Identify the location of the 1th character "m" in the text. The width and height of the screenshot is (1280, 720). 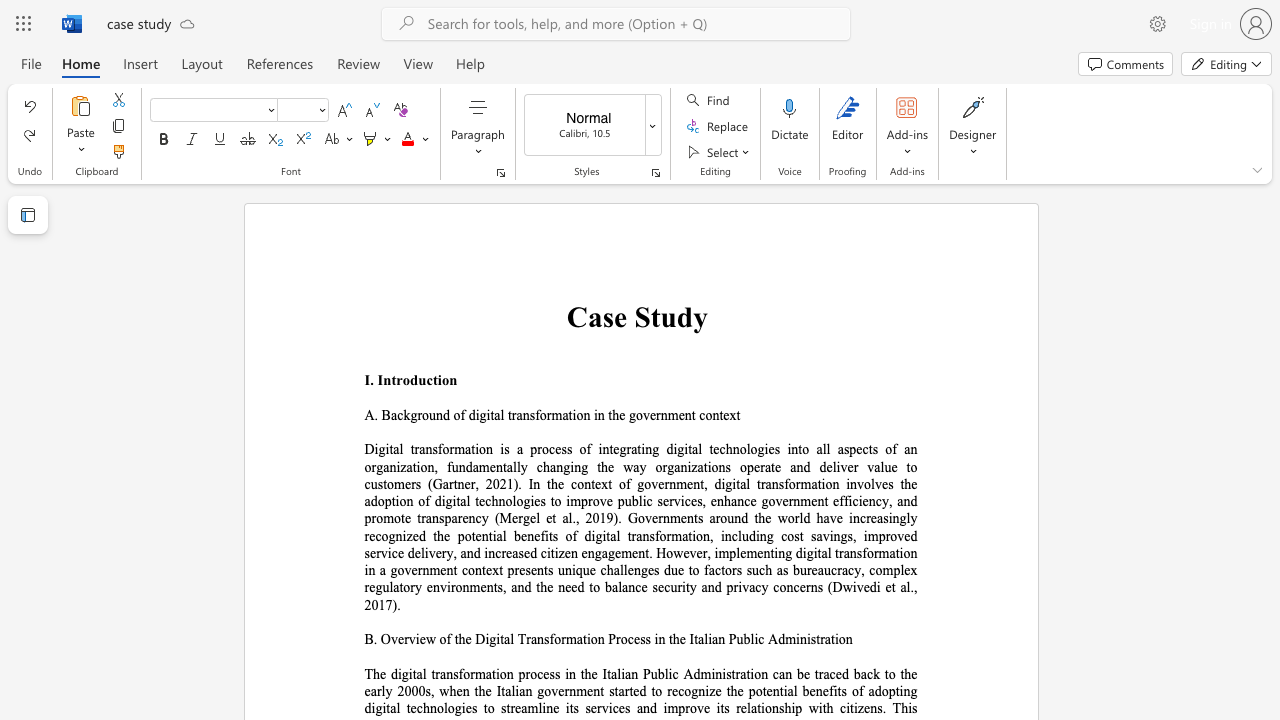
(570, 639).